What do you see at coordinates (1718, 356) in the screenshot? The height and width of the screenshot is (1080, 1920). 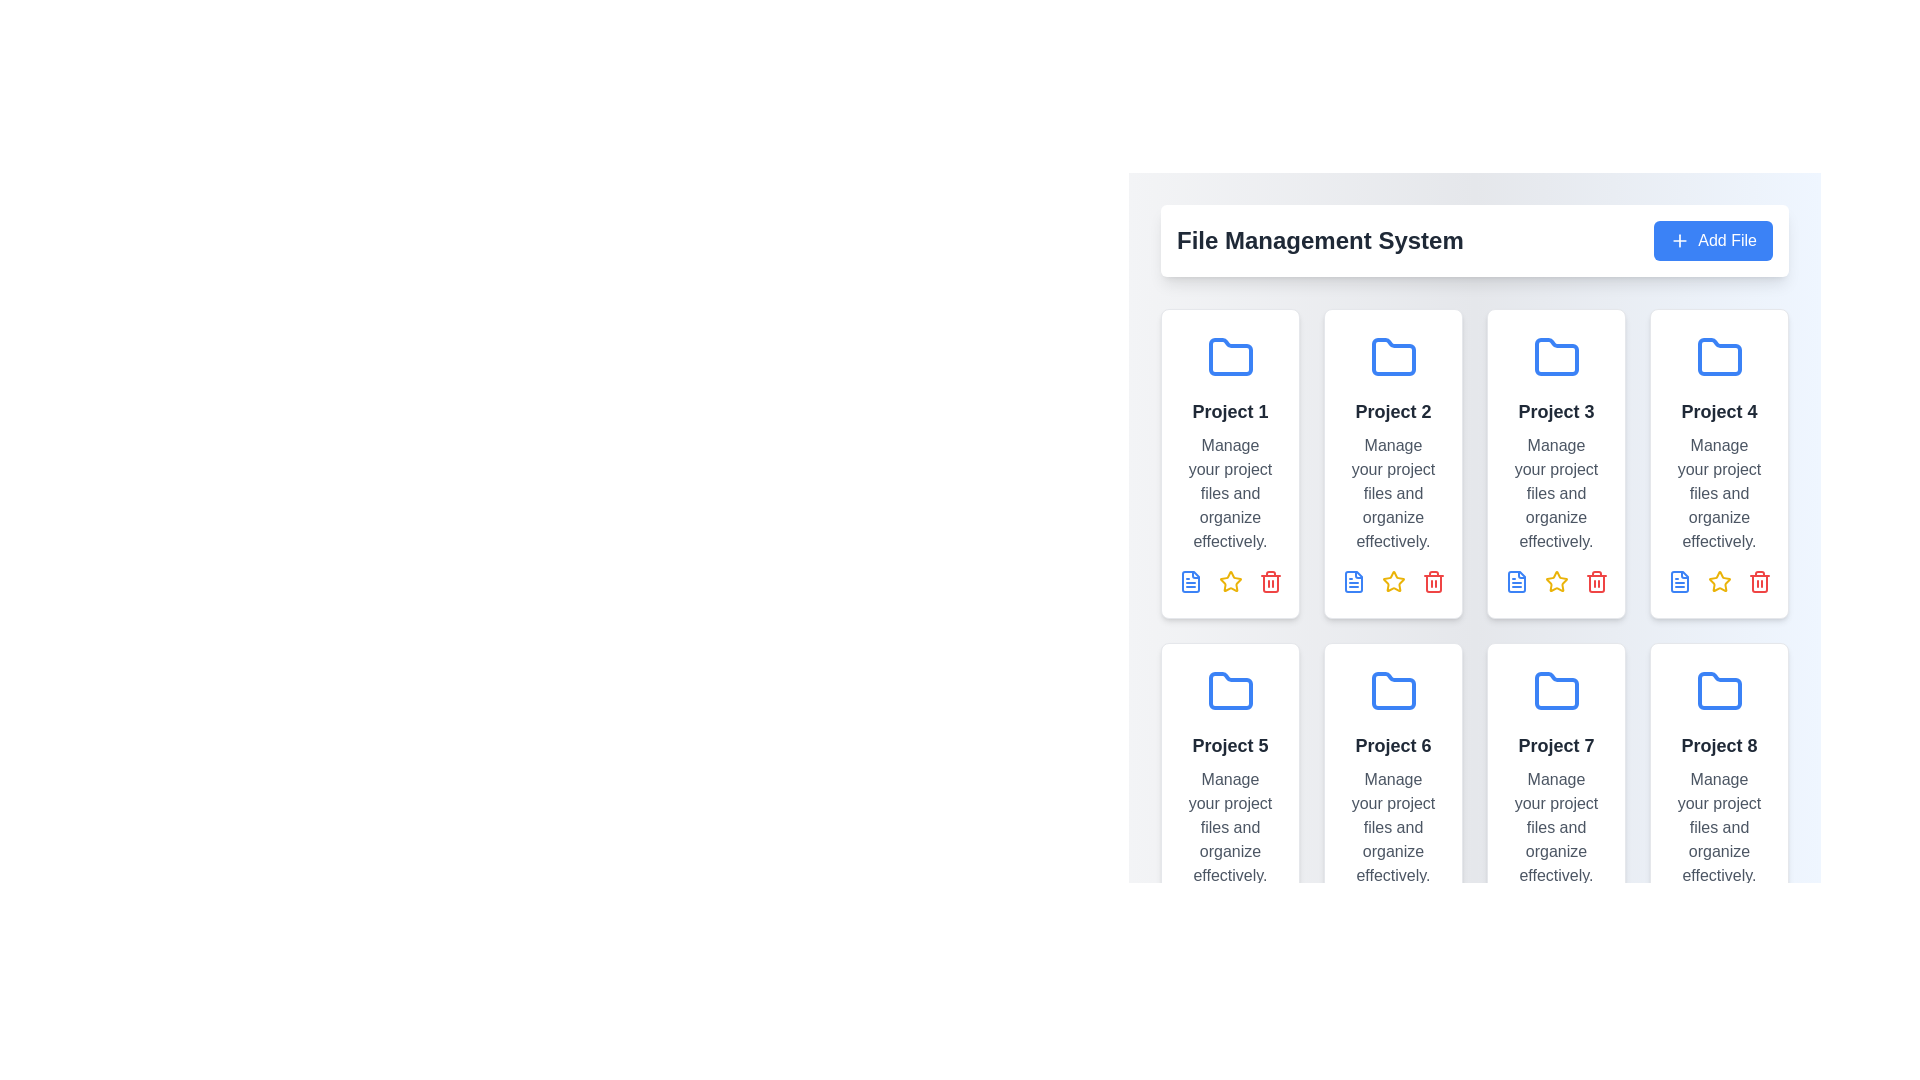 I see `the folder icon located in the "Project 4" card, which is positioned in the fourth column of the first row of the grid` at bounding box center [1718, 356].